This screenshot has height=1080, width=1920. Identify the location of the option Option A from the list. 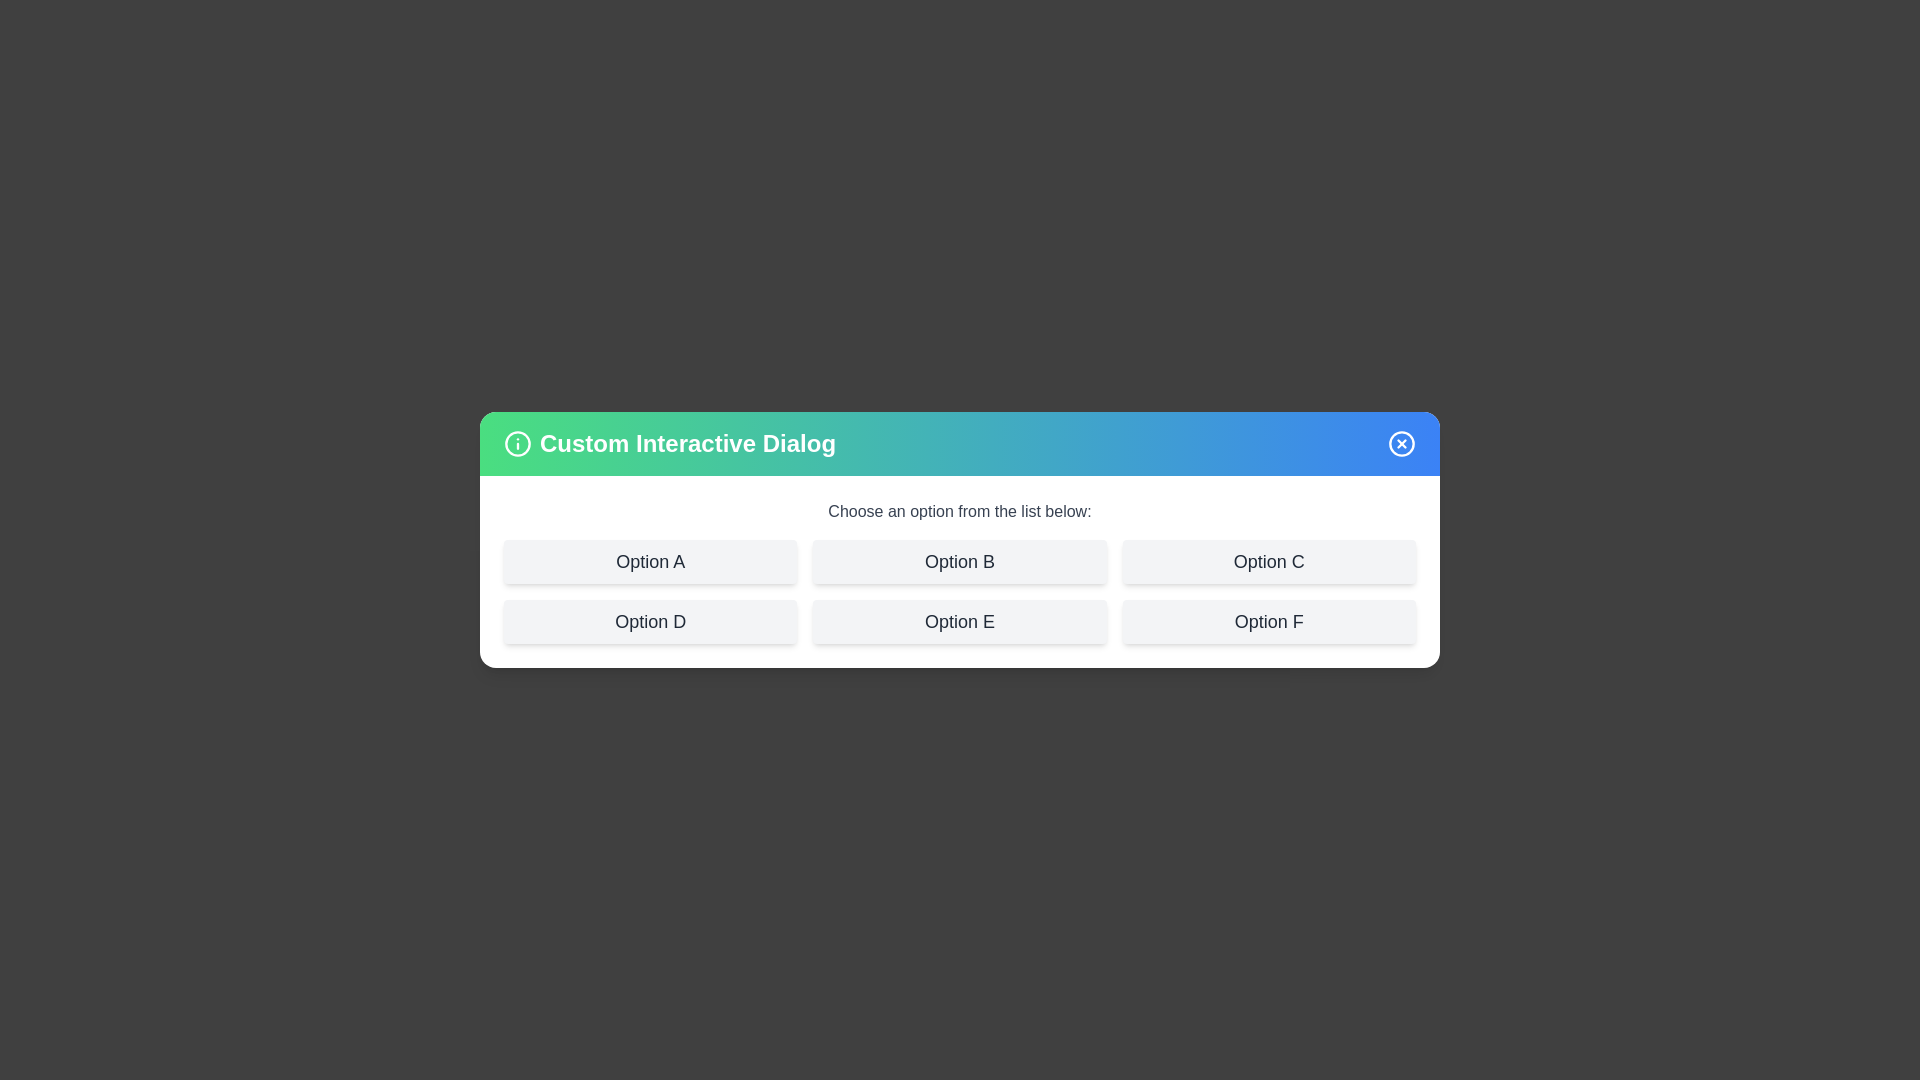
(649, 562).